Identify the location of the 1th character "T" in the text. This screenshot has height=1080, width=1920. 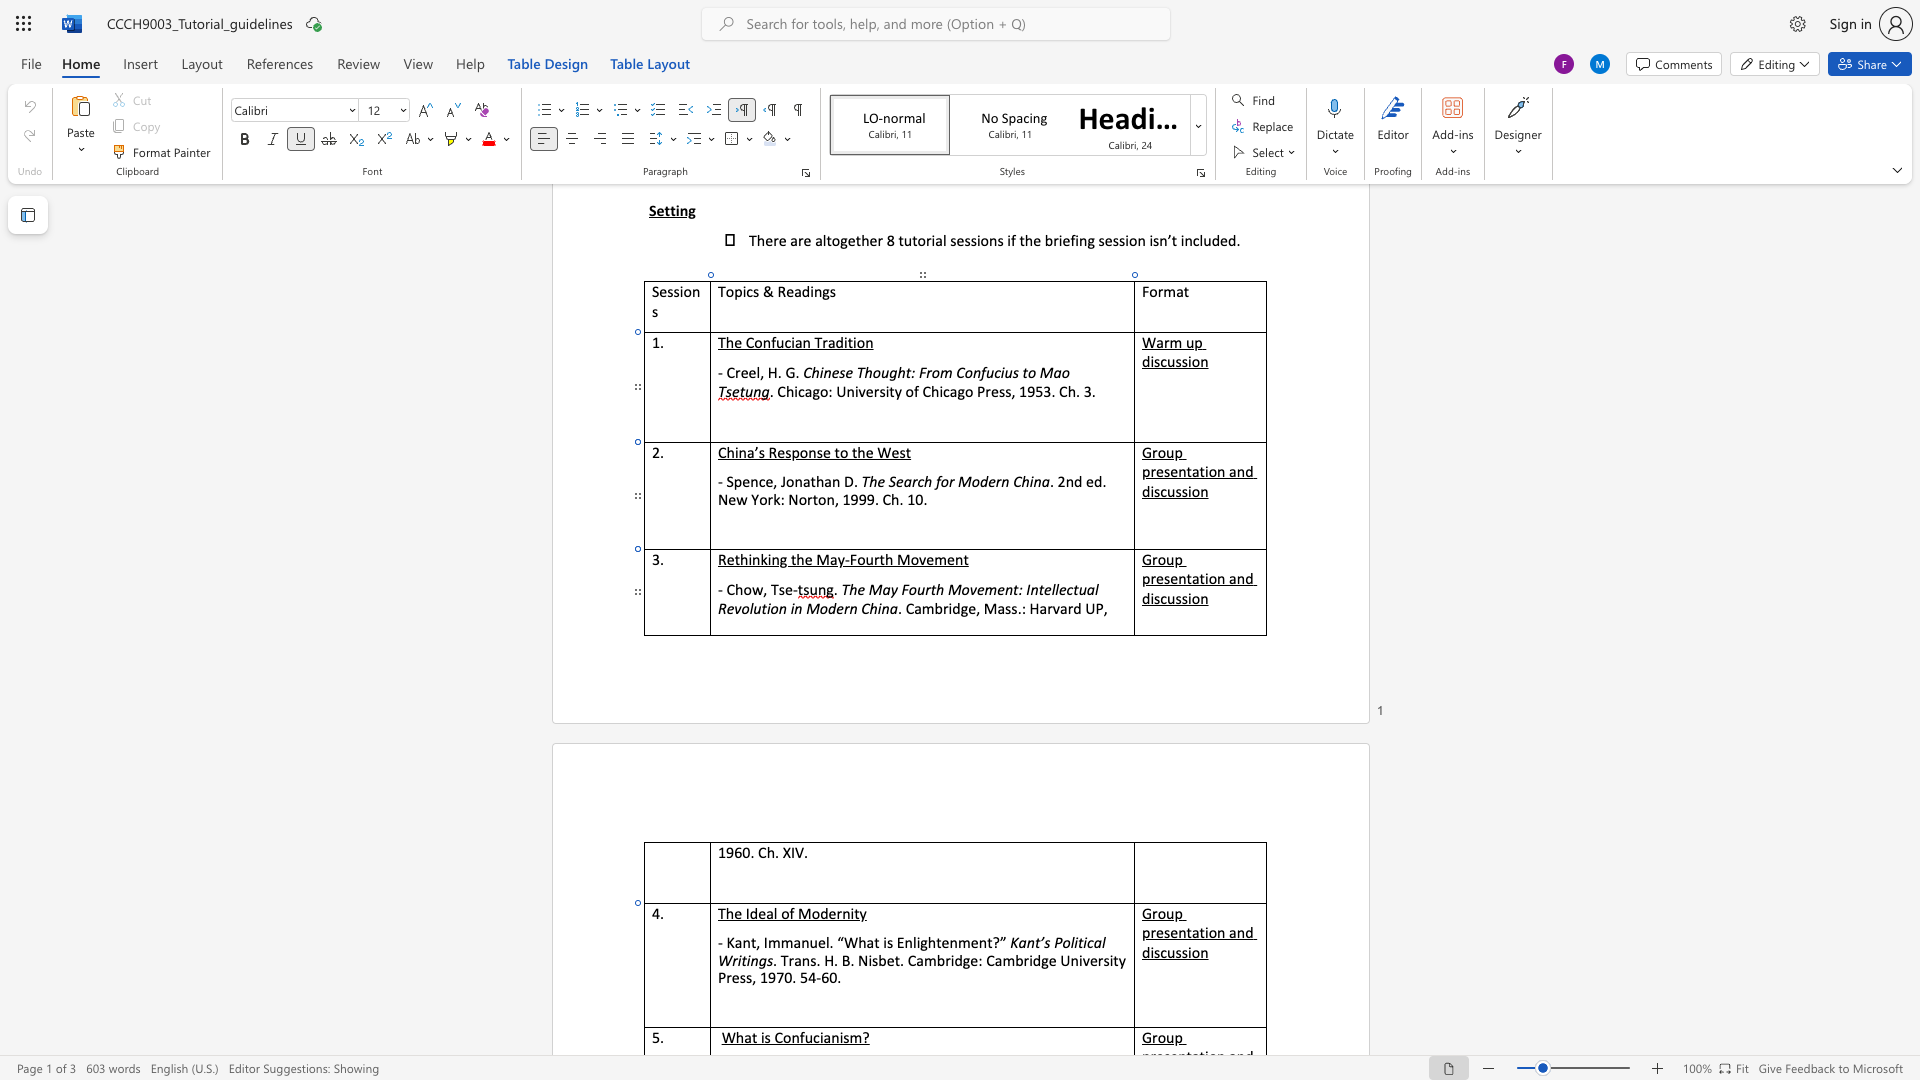
(773, 588).